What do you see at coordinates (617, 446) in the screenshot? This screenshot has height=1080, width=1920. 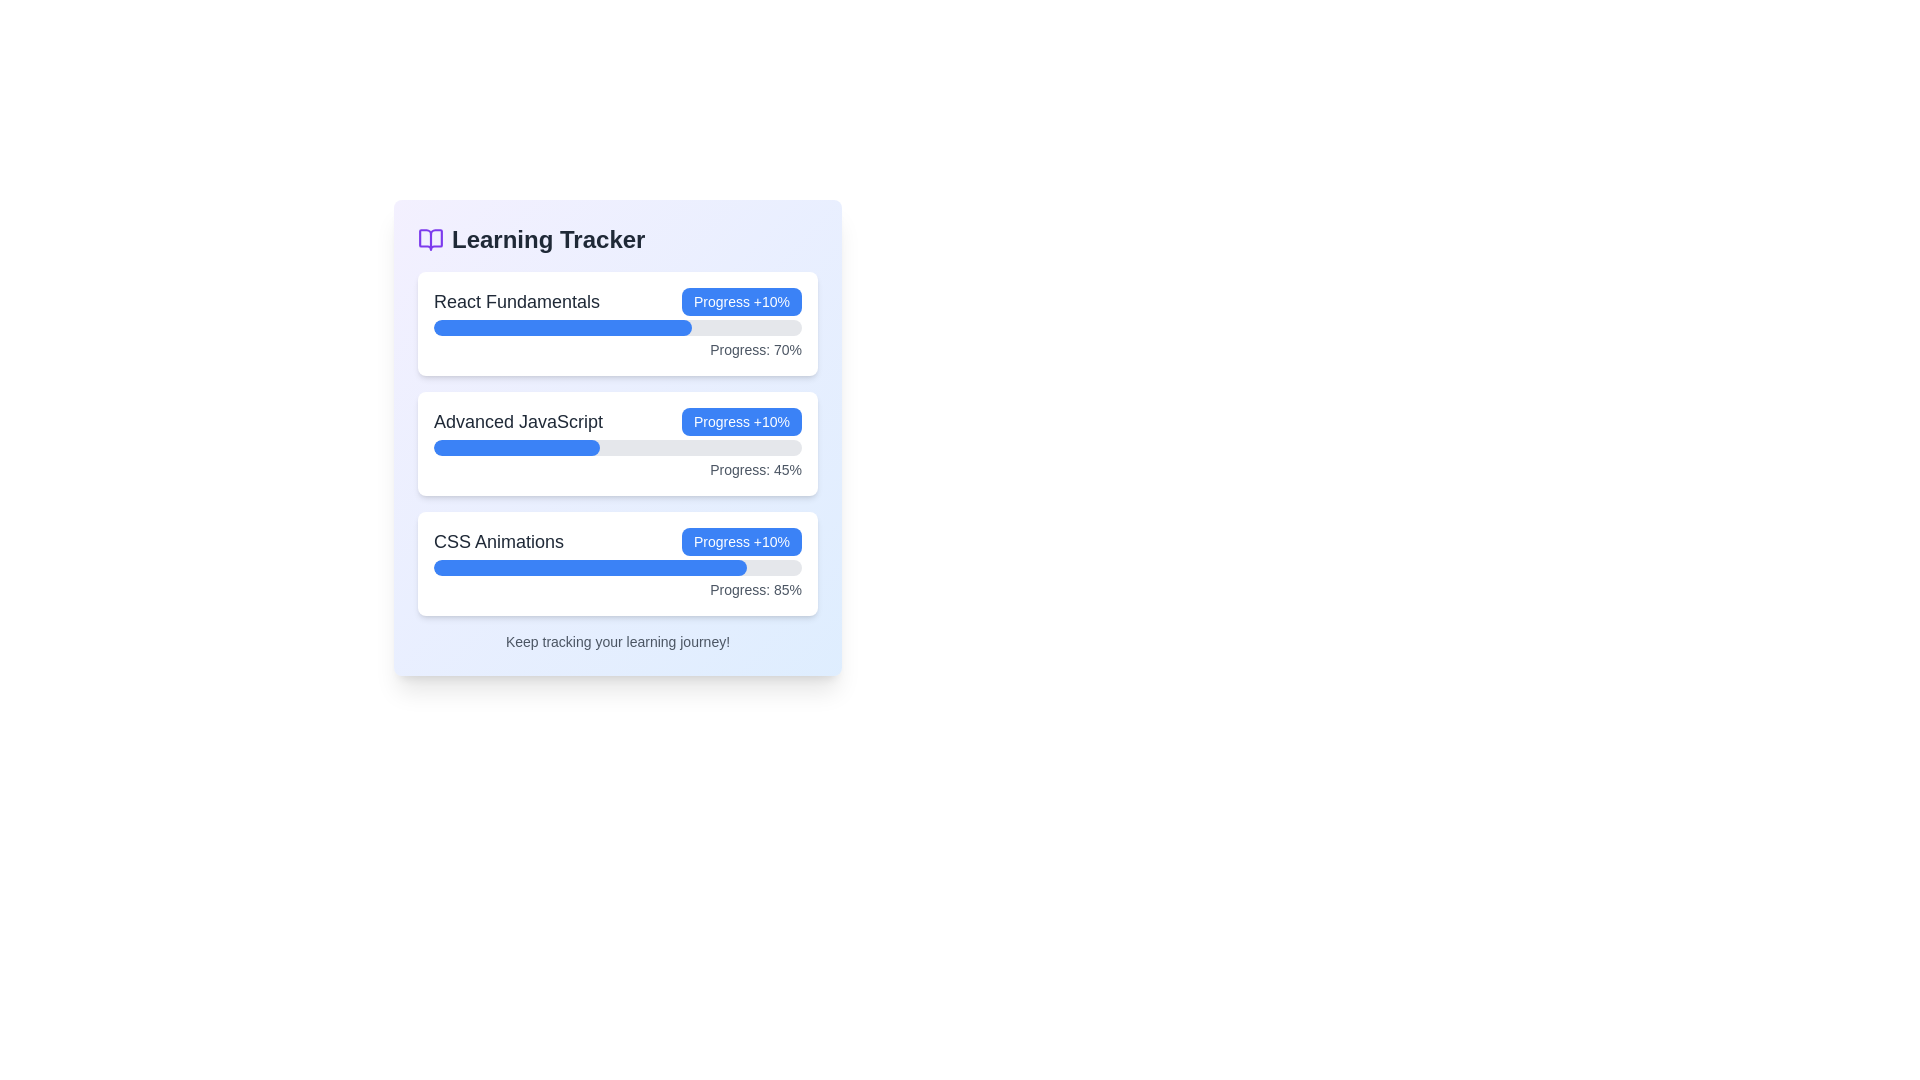 I see `the horizontal progress bar indicating 45% progress, located below the 'Advanced JavaScript' header and above the 'Progress: 45%' text` at bounding box center [617, 446].